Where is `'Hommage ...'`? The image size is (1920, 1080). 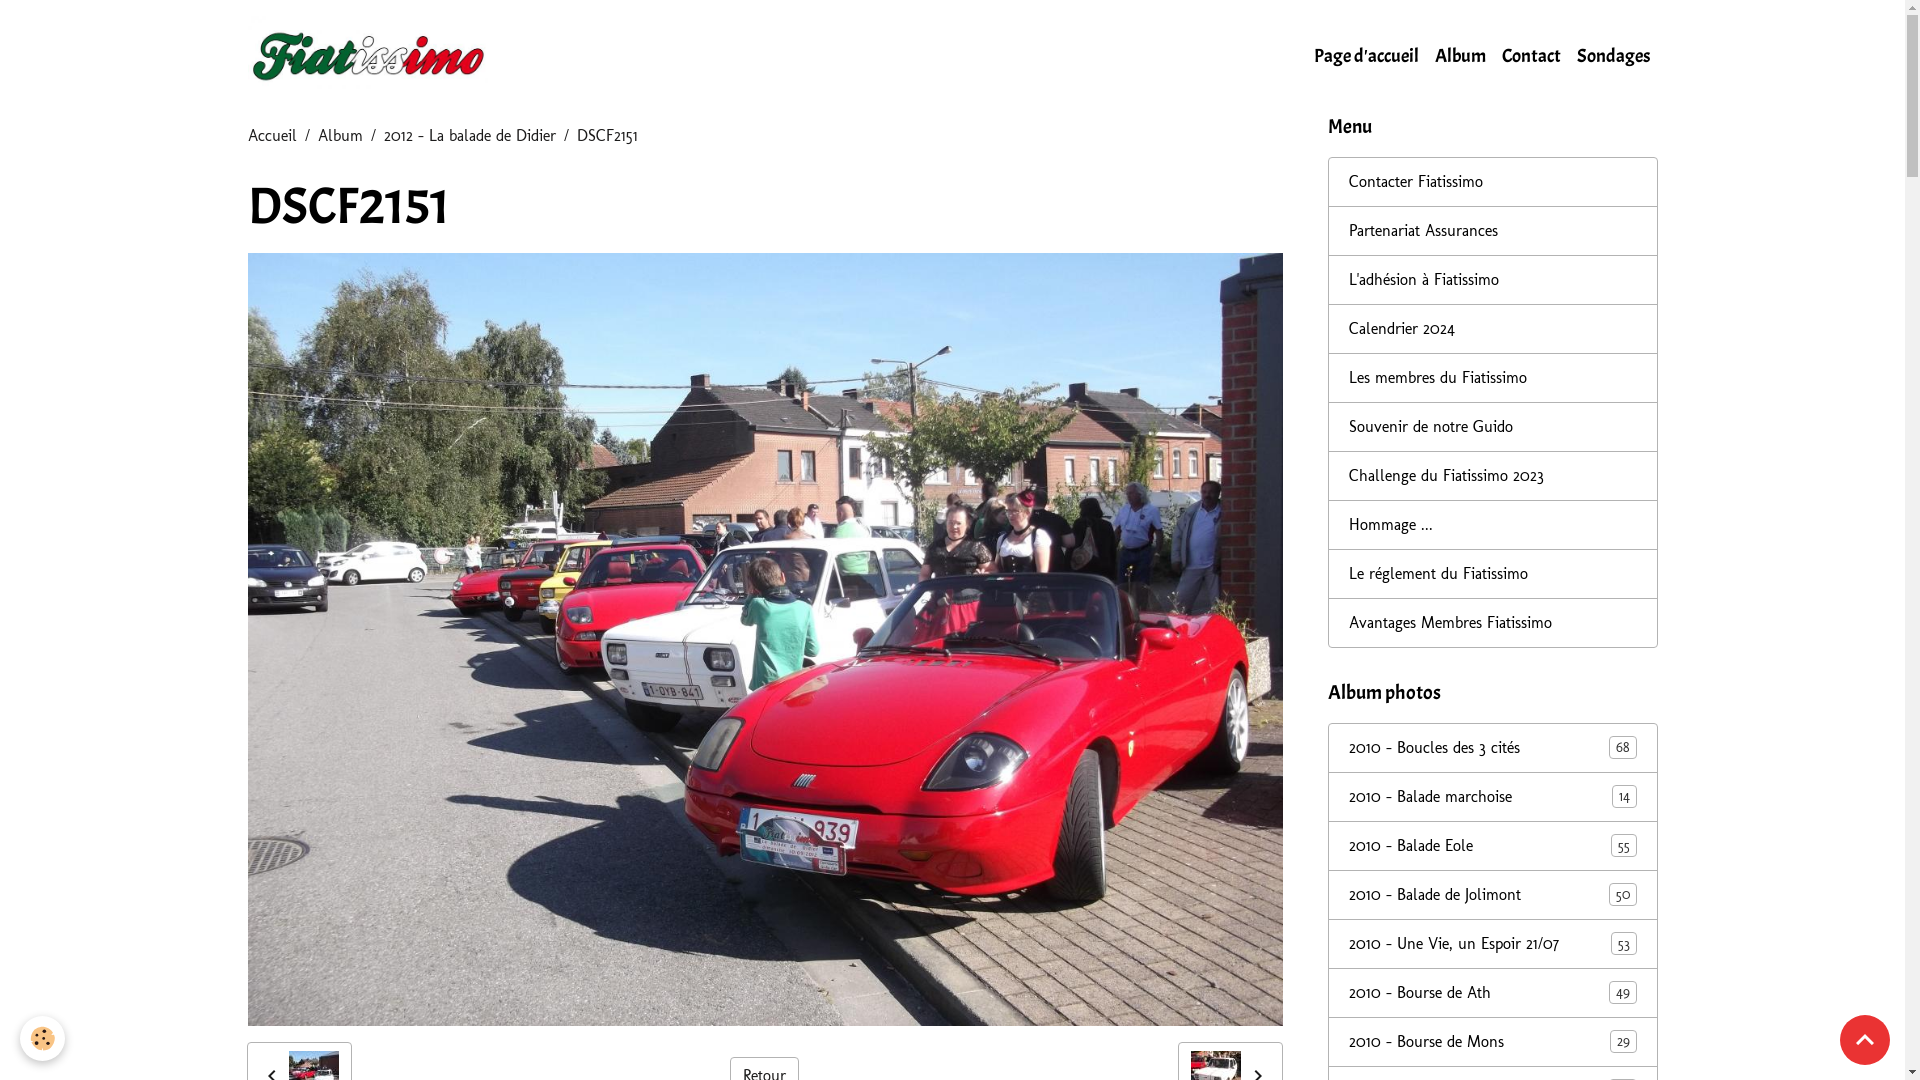 'Hommage ...' is located at coordinates (1492, 523).